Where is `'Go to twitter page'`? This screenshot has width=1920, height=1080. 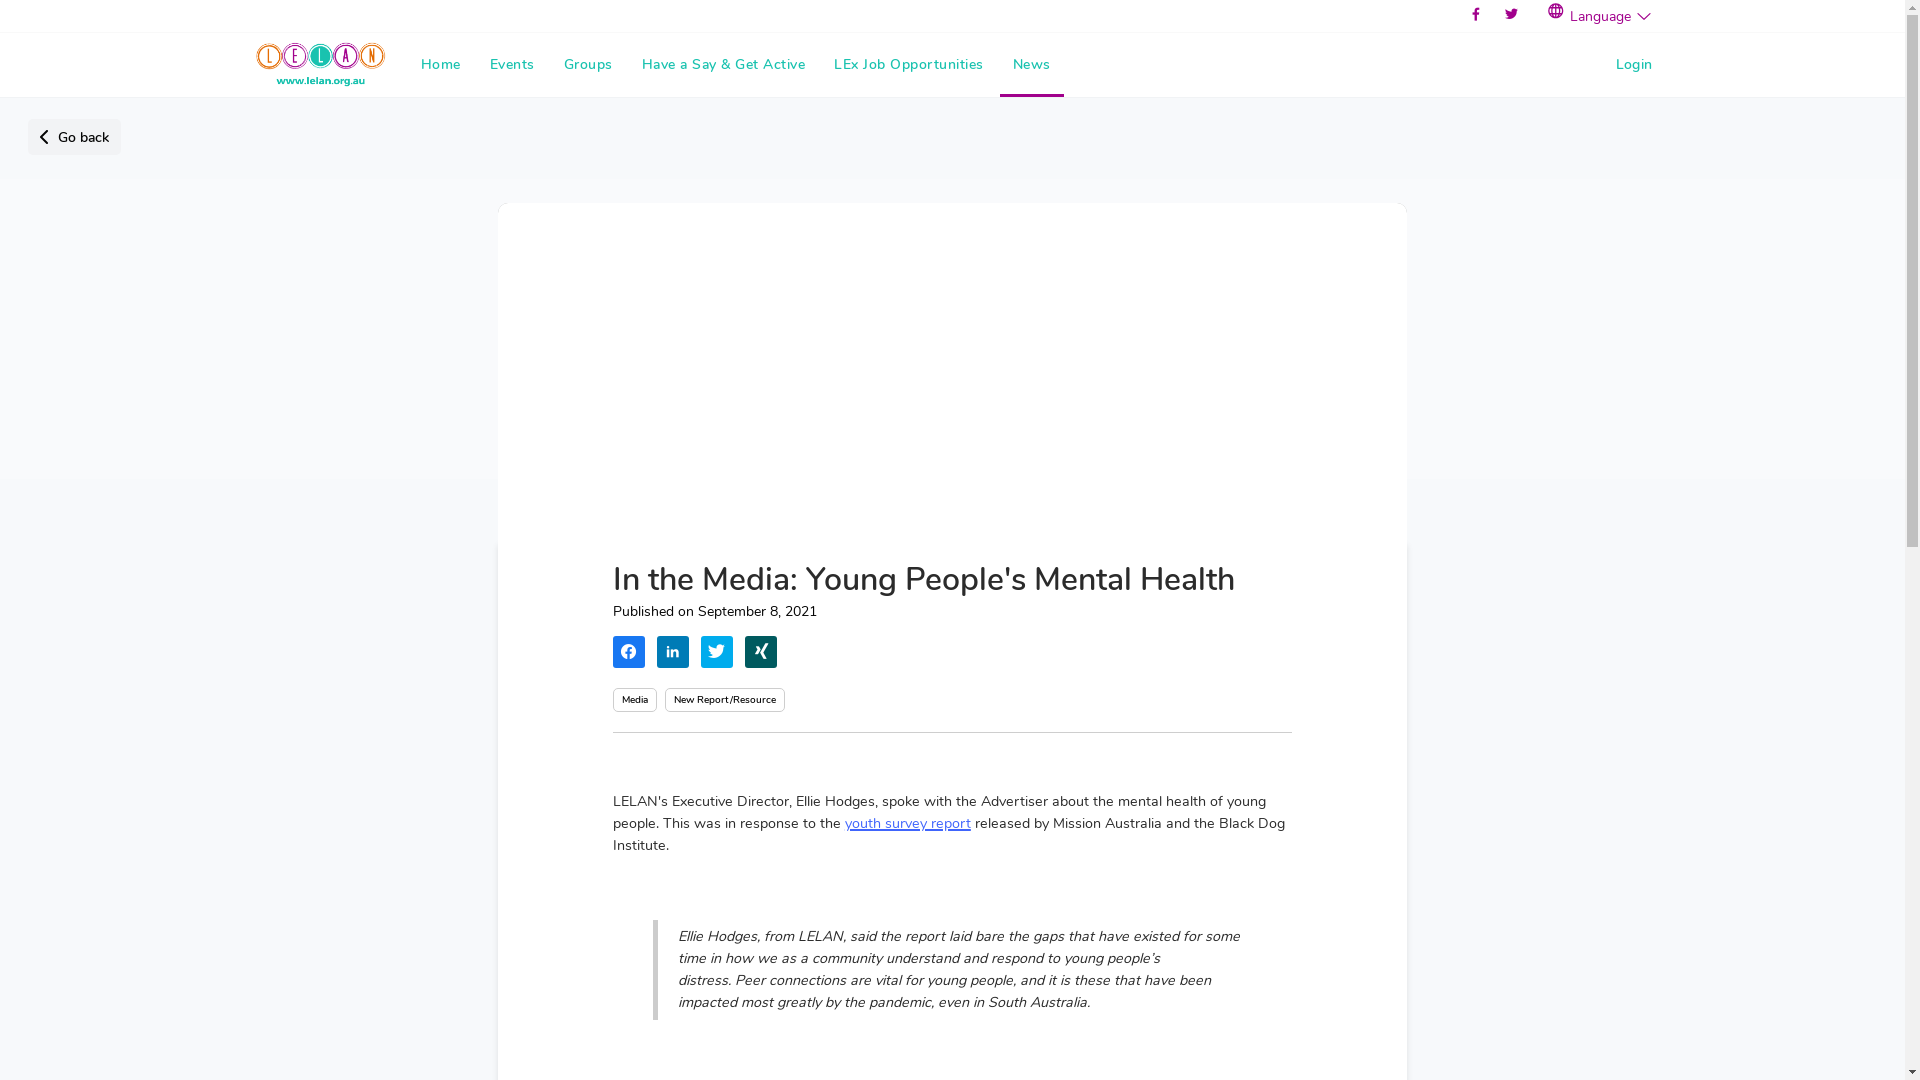 'Go to twitter page' is located at coordinates (1511, 15).